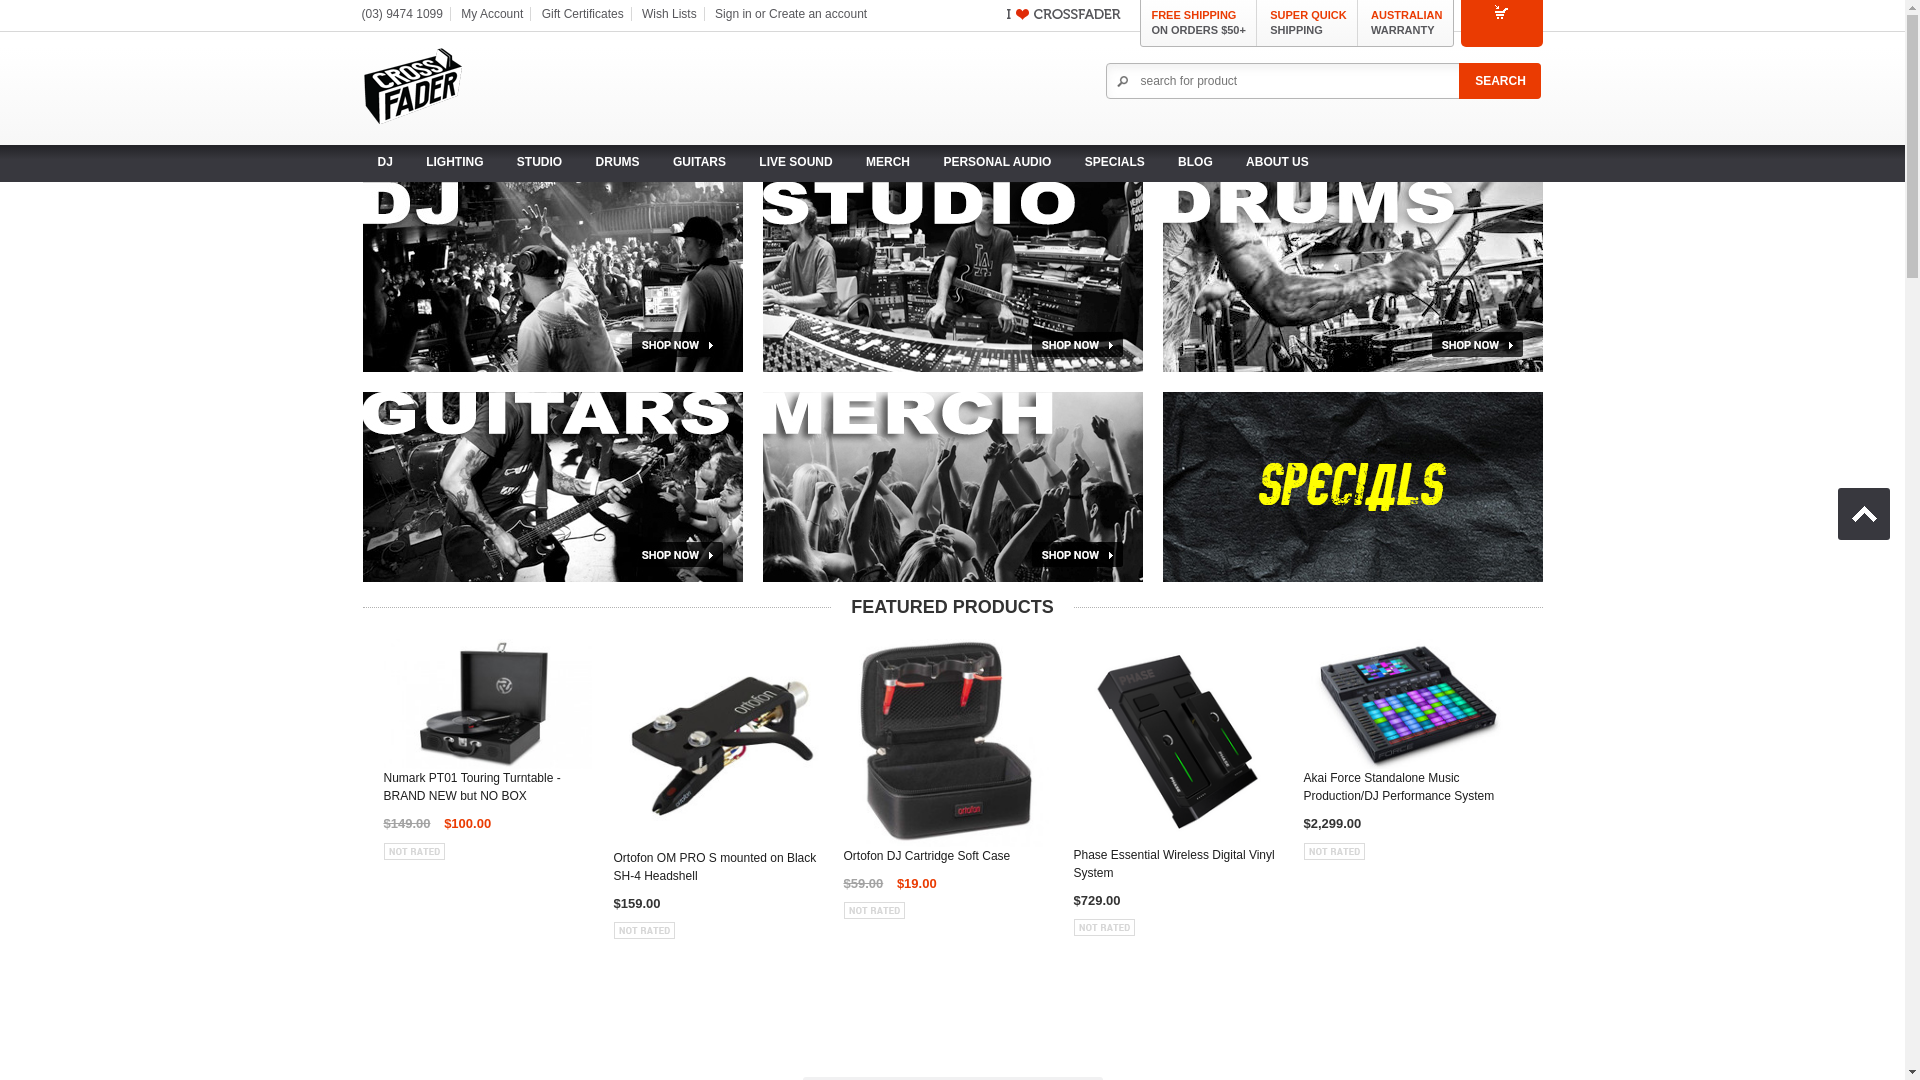 Image resolution: width=1920 pixels, height=1080 pixels. Describe the element at coordinates (732, 14) in the screenshot. I see `'Sign in'` at that location.